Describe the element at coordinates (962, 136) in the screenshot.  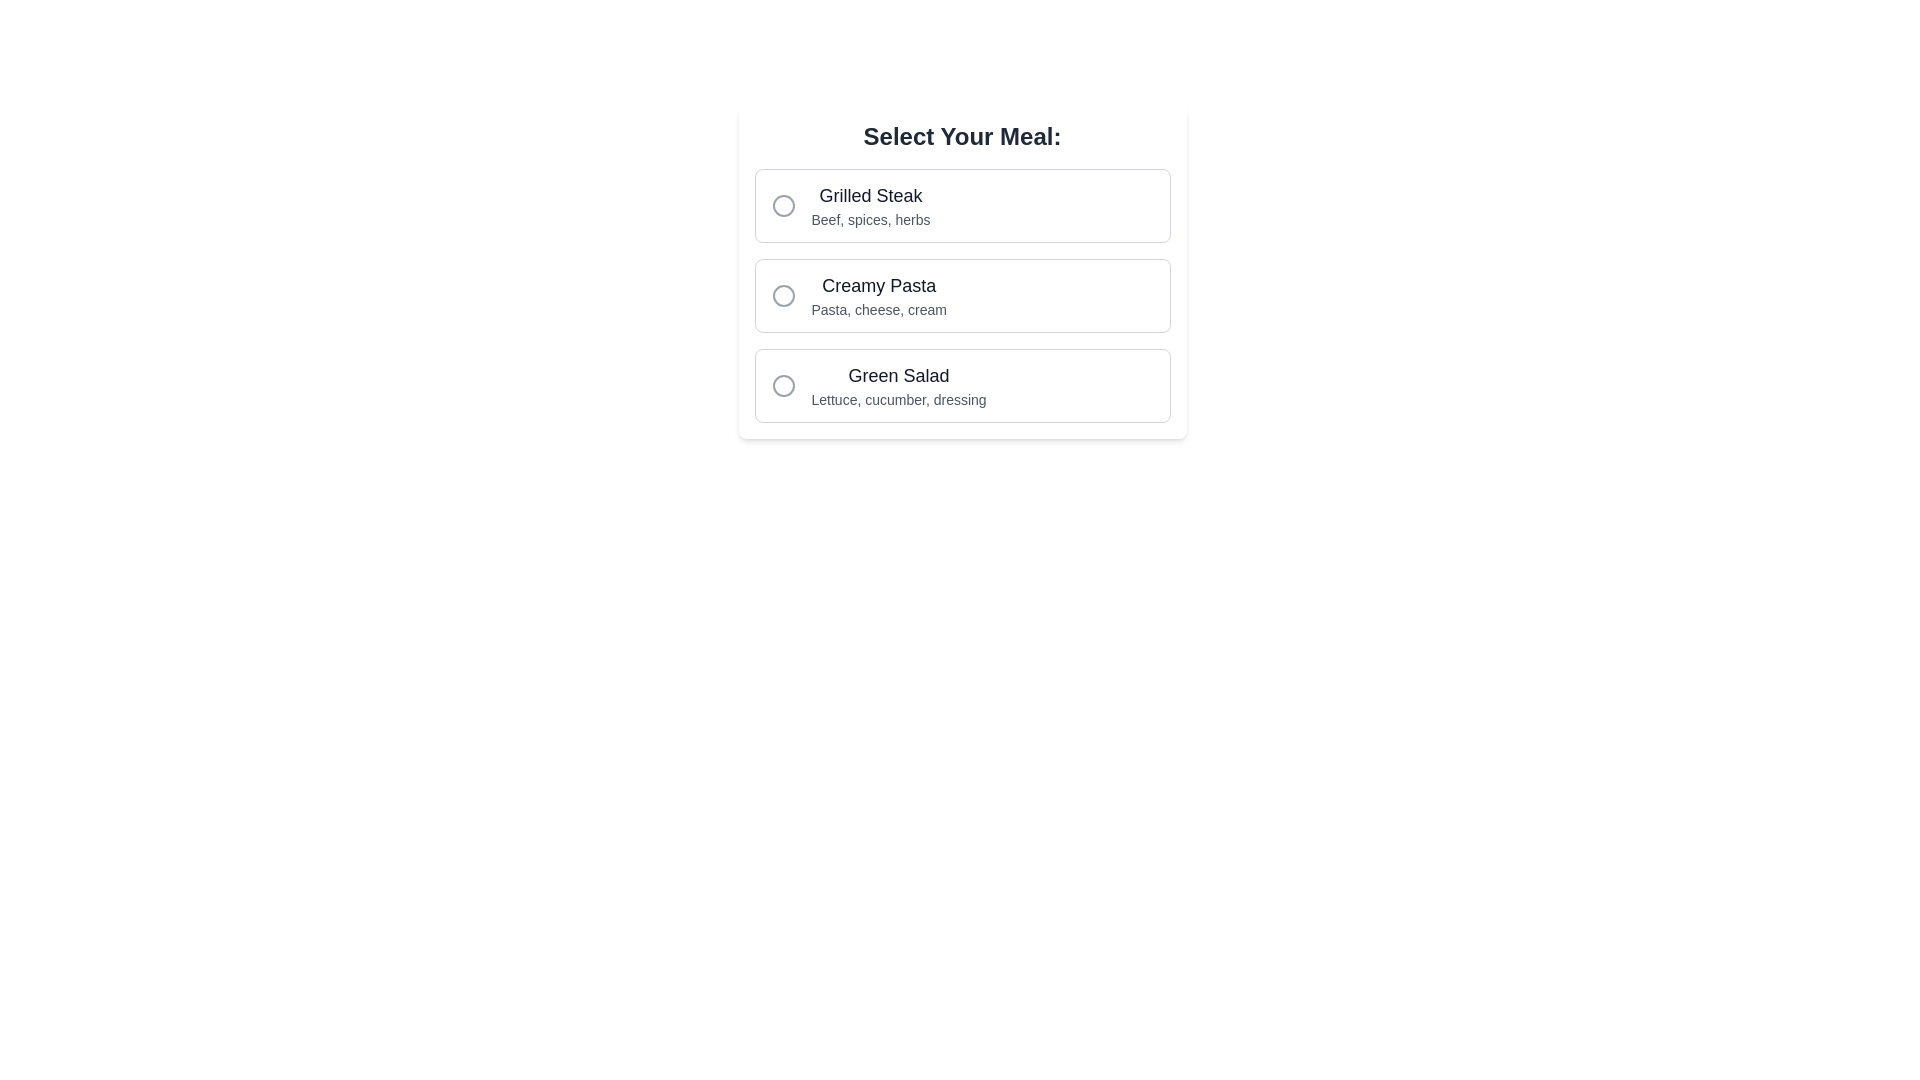
I see `the Text Label (Heading) that displays 'Select Your Meal:' which is positioned at the top center of the meal selection section` at that location.